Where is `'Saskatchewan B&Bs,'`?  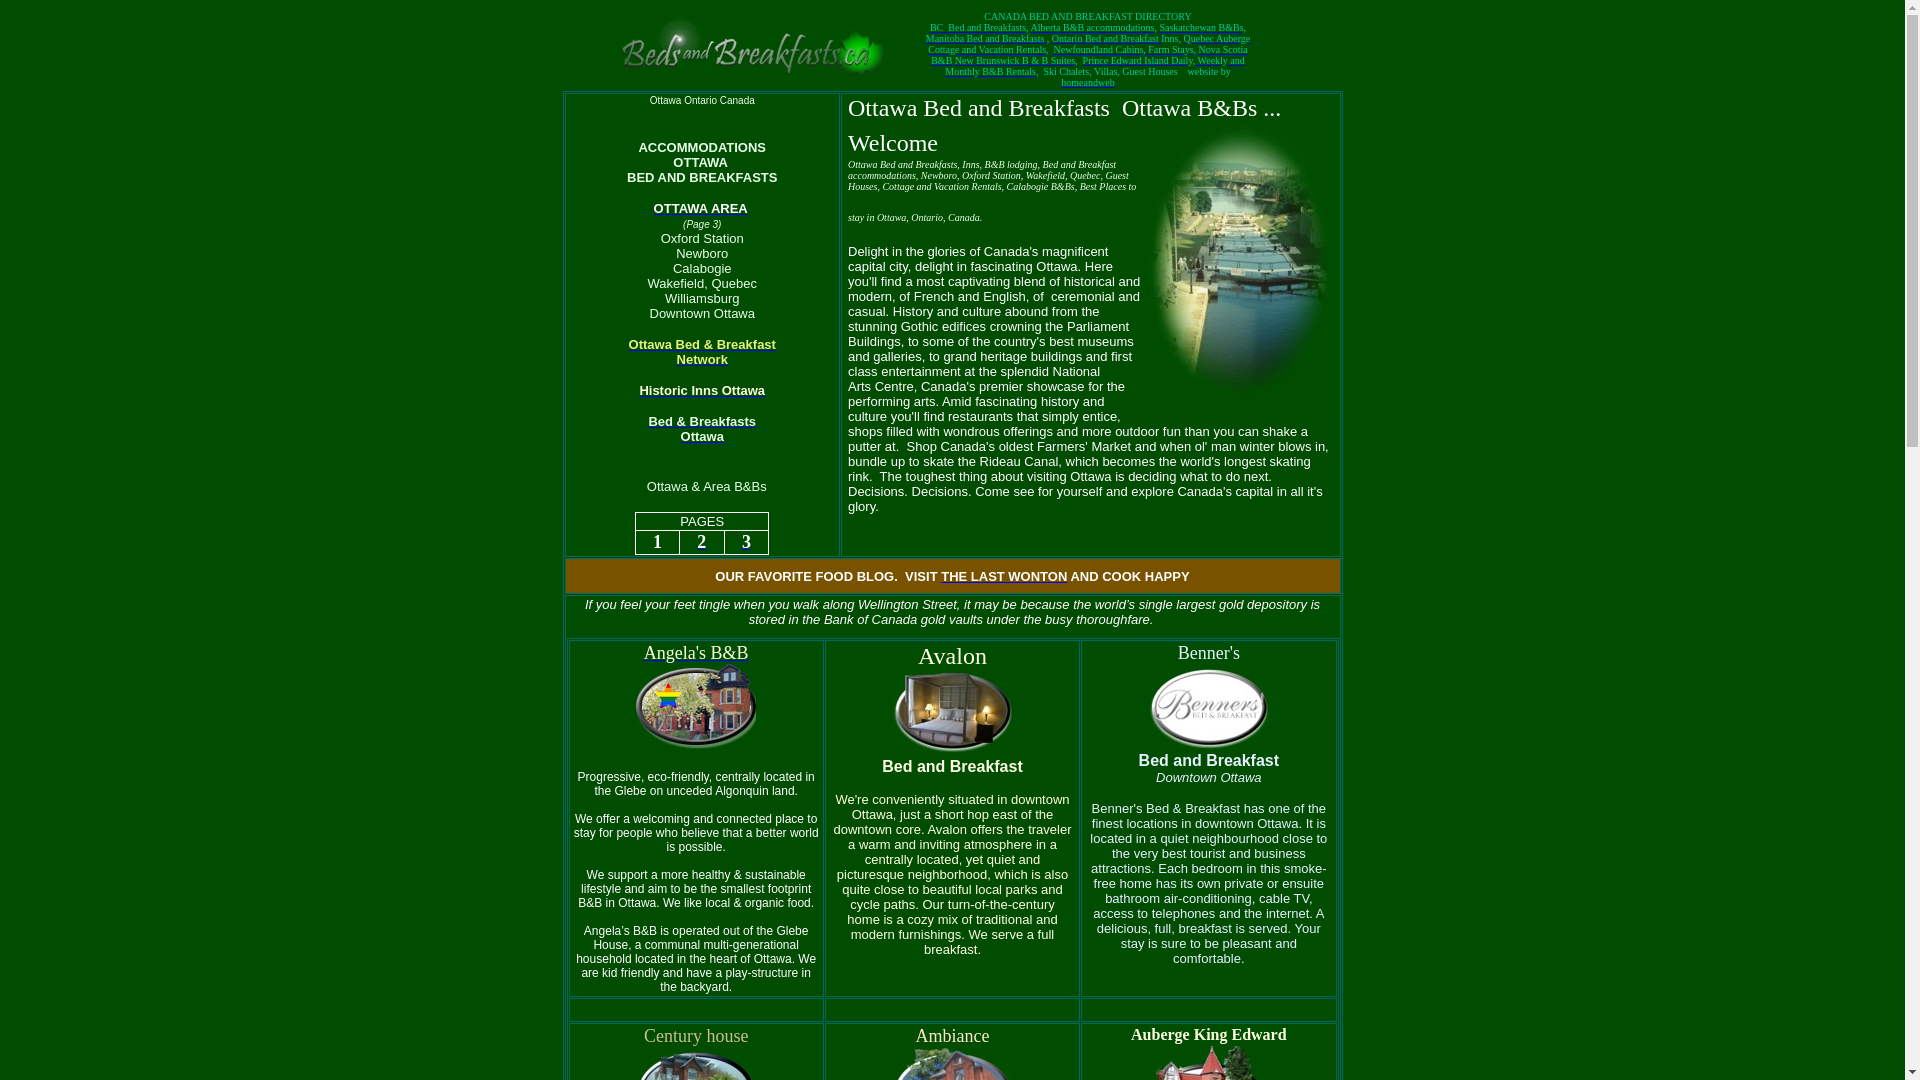
'Saskatchewan B&Bs,' is located at coordinates (1201, 25).